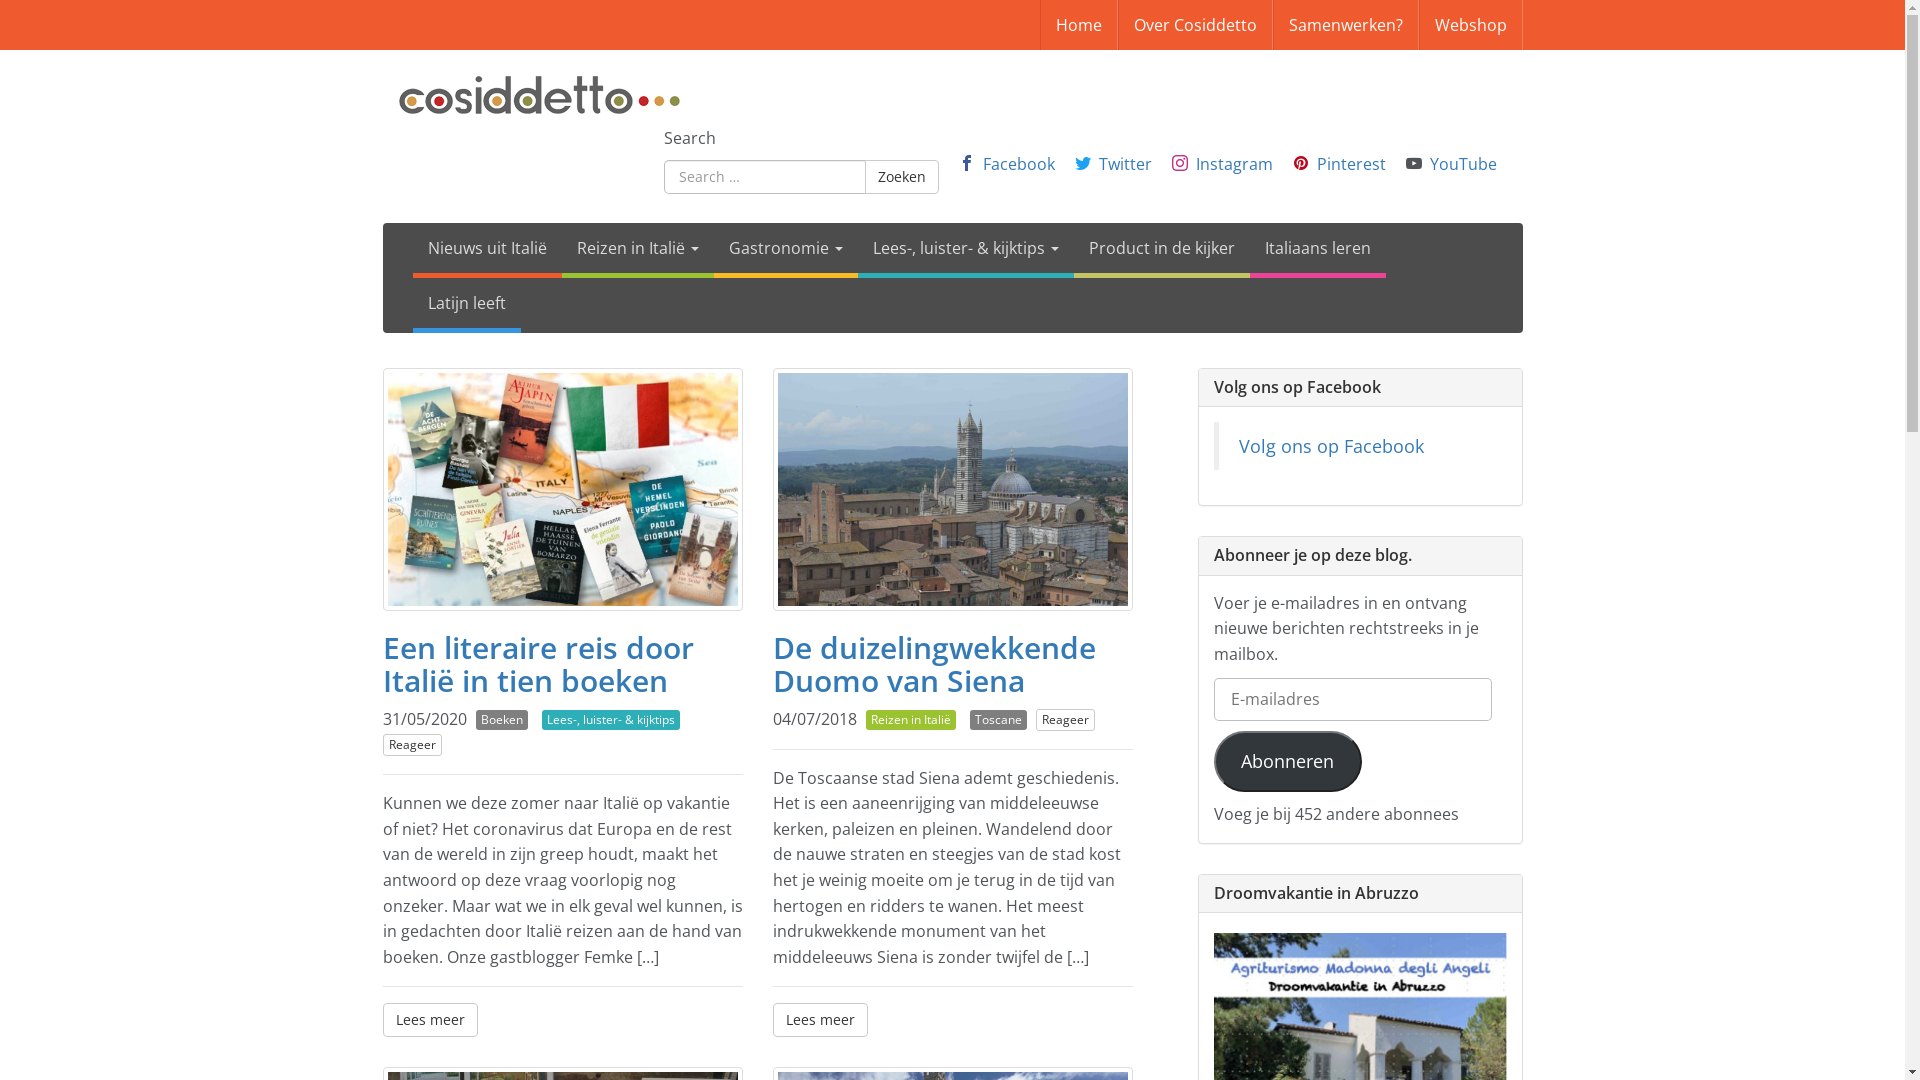 This screenshot has width=1920, height=1080. I want to click on 'Lees meer', so click(819, 1019).